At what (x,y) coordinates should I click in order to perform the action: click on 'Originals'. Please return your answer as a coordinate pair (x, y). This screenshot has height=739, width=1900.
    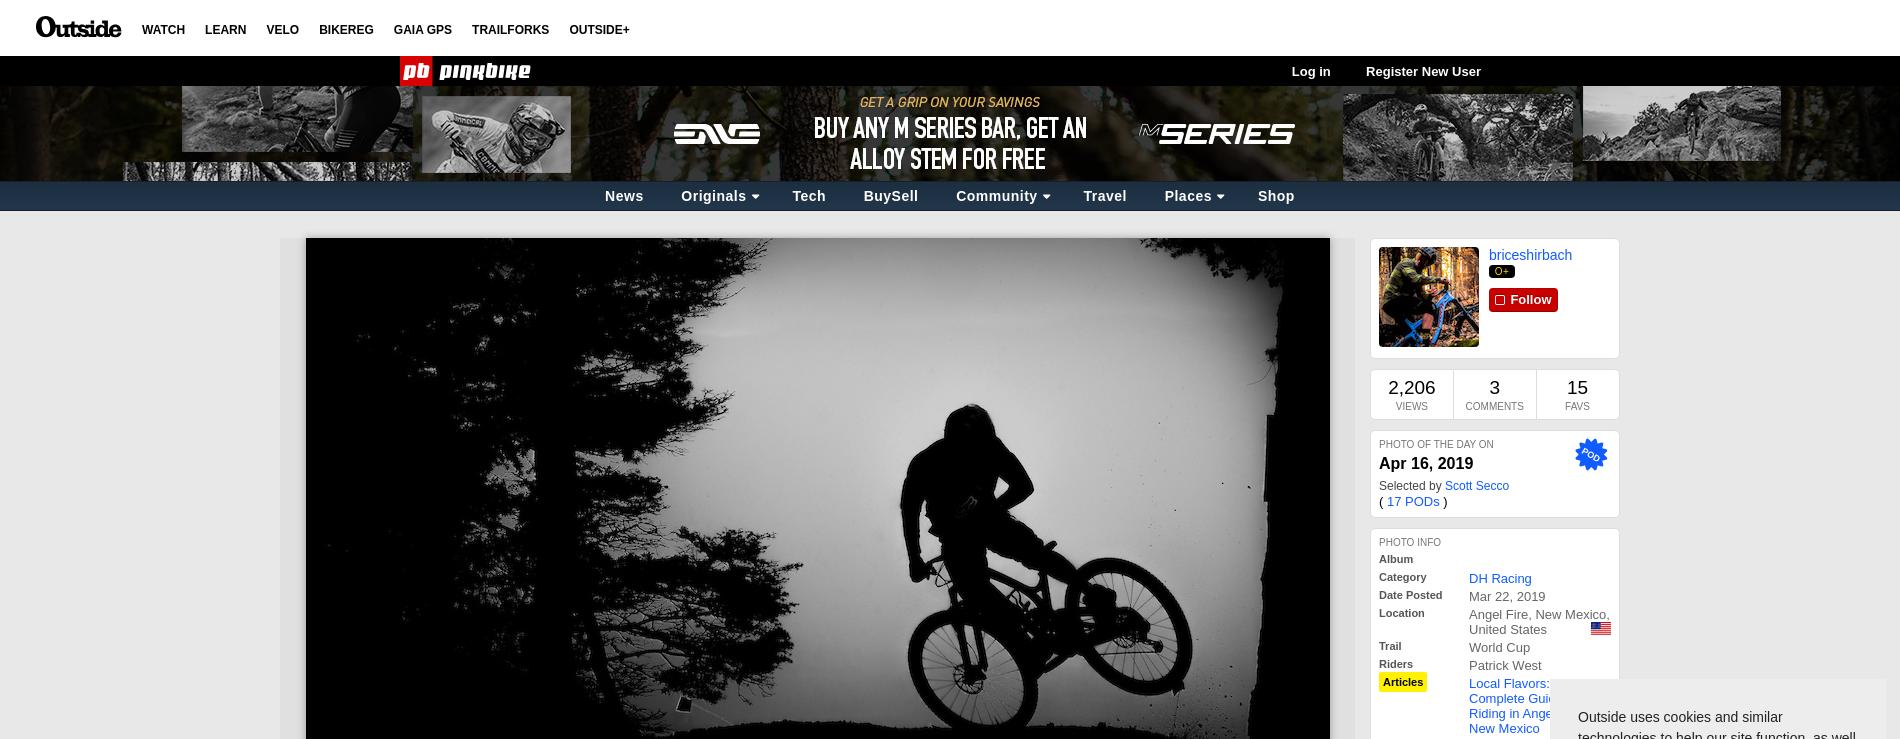
    Looking at the image, I should click on (712, 195).